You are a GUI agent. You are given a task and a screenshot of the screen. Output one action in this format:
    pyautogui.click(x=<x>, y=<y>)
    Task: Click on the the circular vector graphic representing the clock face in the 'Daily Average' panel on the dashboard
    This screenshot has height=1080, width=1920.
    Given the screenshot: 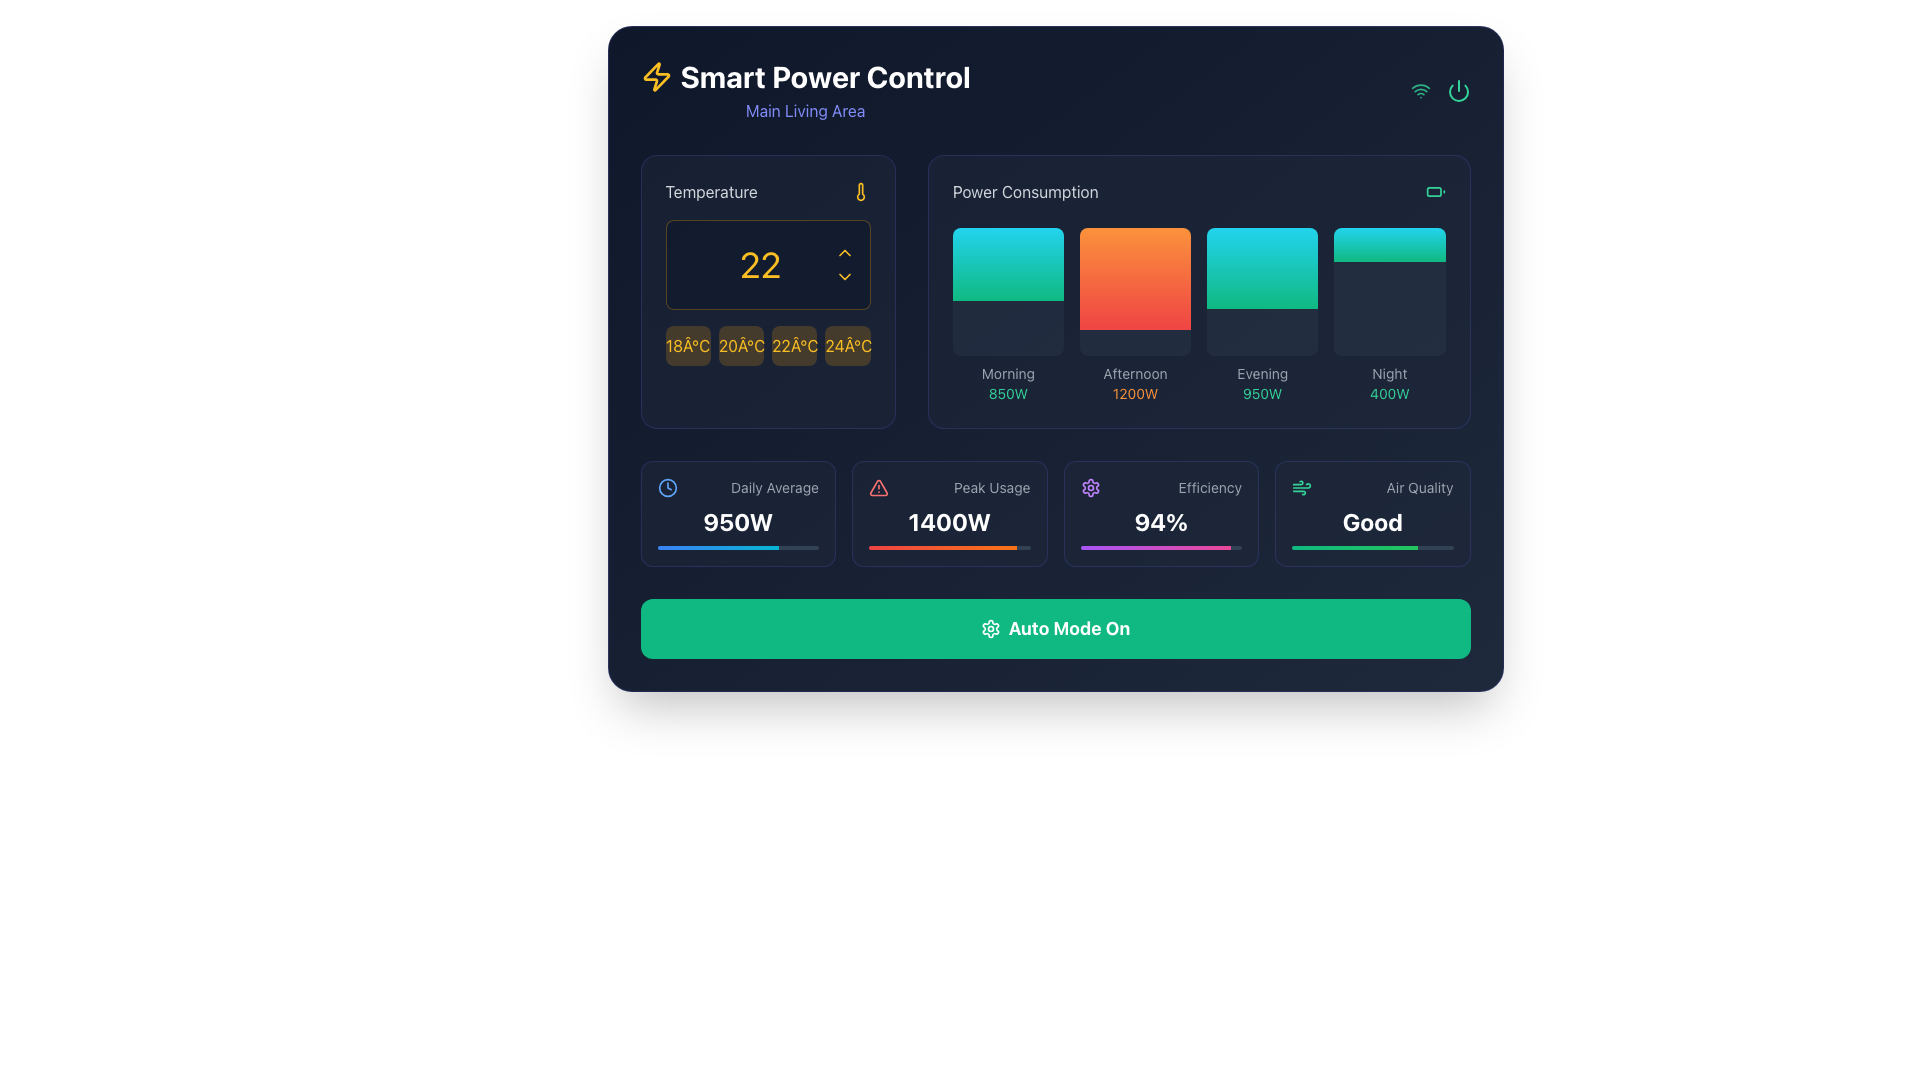 What is the action you would take?
    pyautogui.click(x=667, y=488)
    